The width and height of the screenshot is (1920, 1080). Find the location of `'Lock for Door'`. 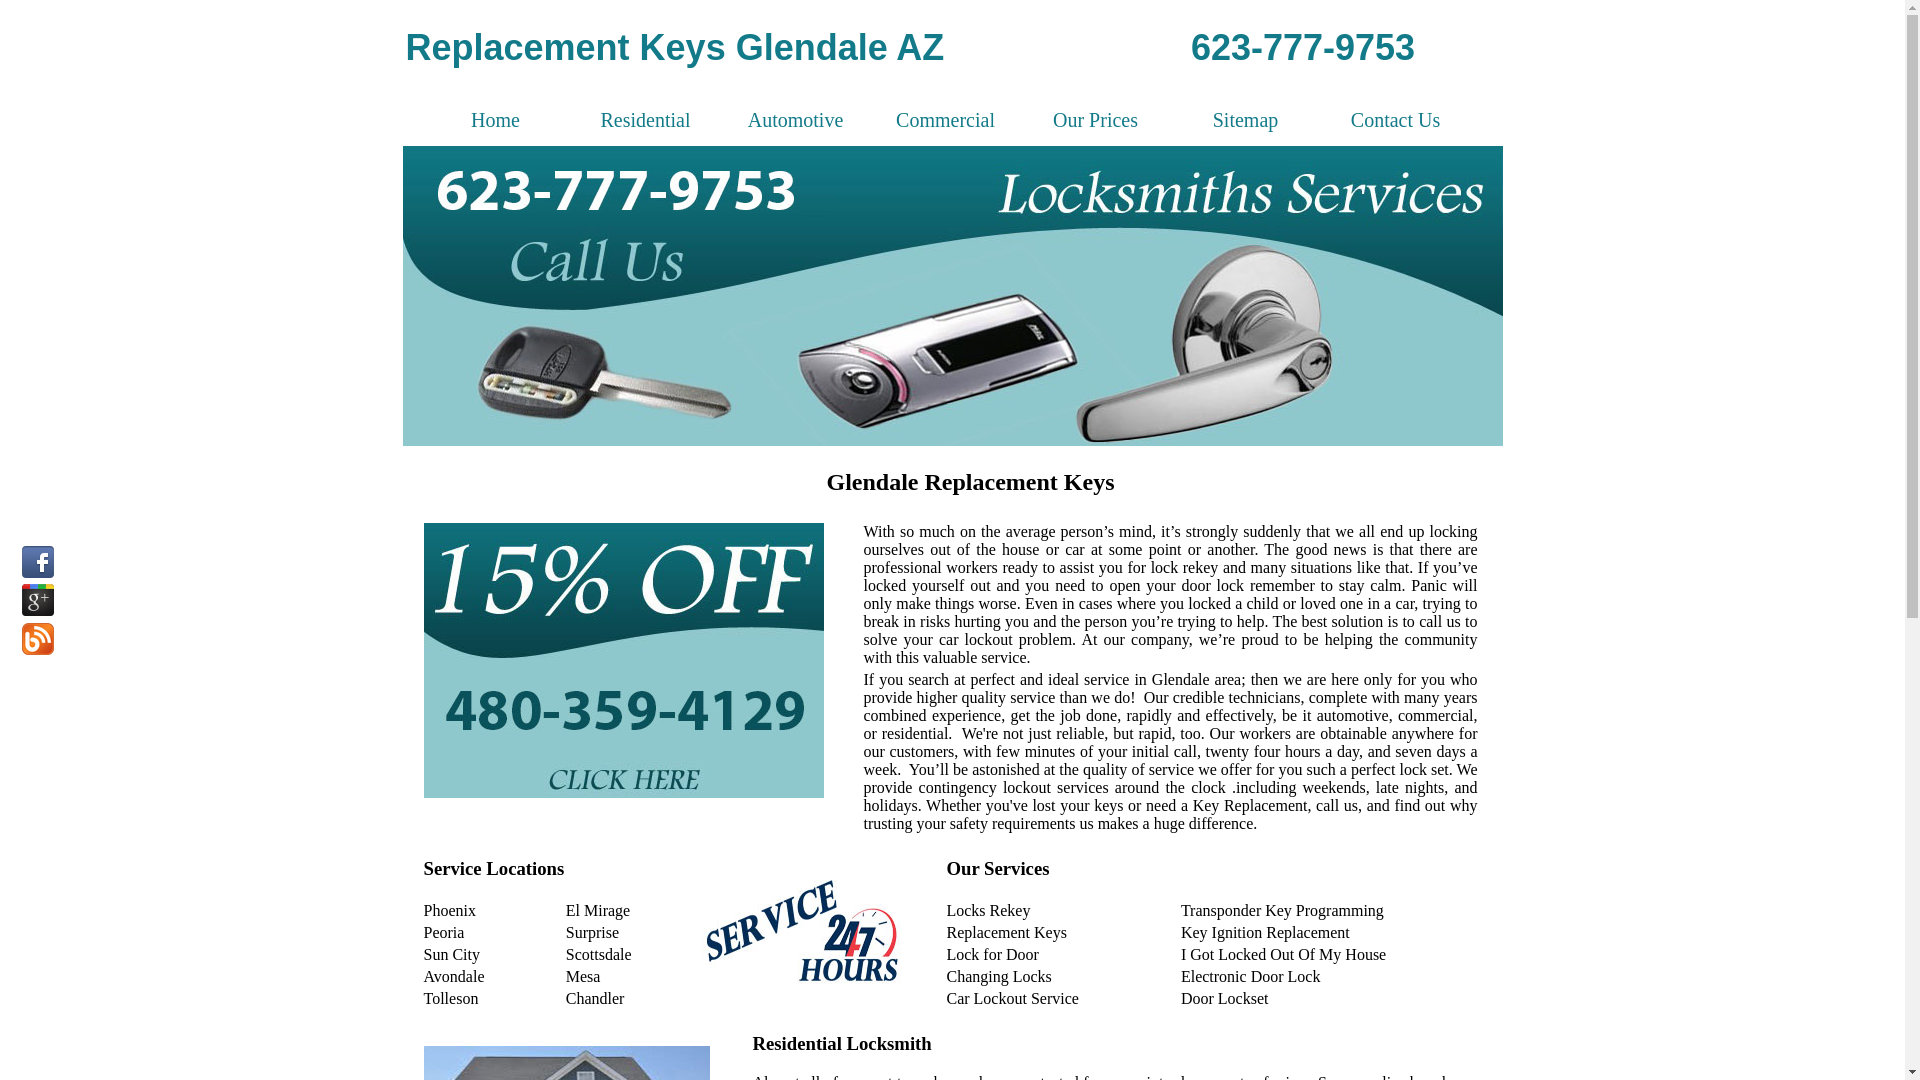

'Lock for Door' is located at coordinates (992, 953).